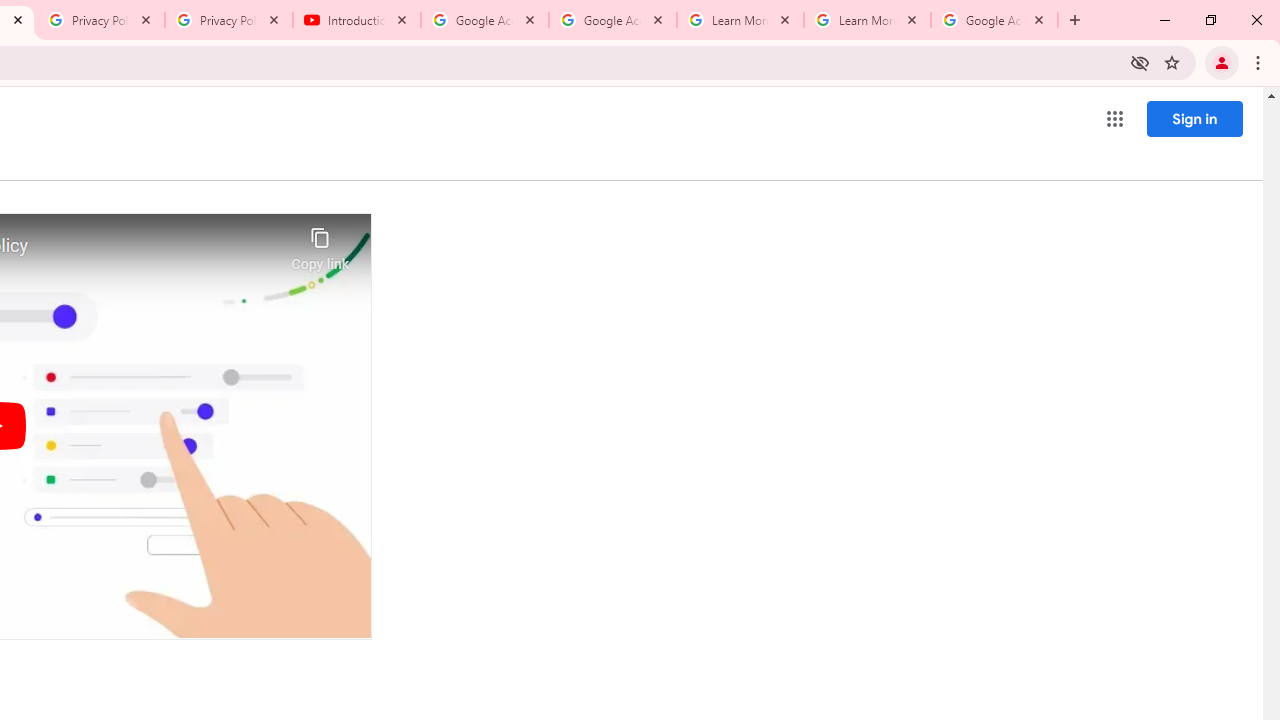  What do you see at coordinates (357, 20) in the screenshot?
I see `'Introduction | Google Privacy Policy - YouTube'` at bounding box center [357, 20].